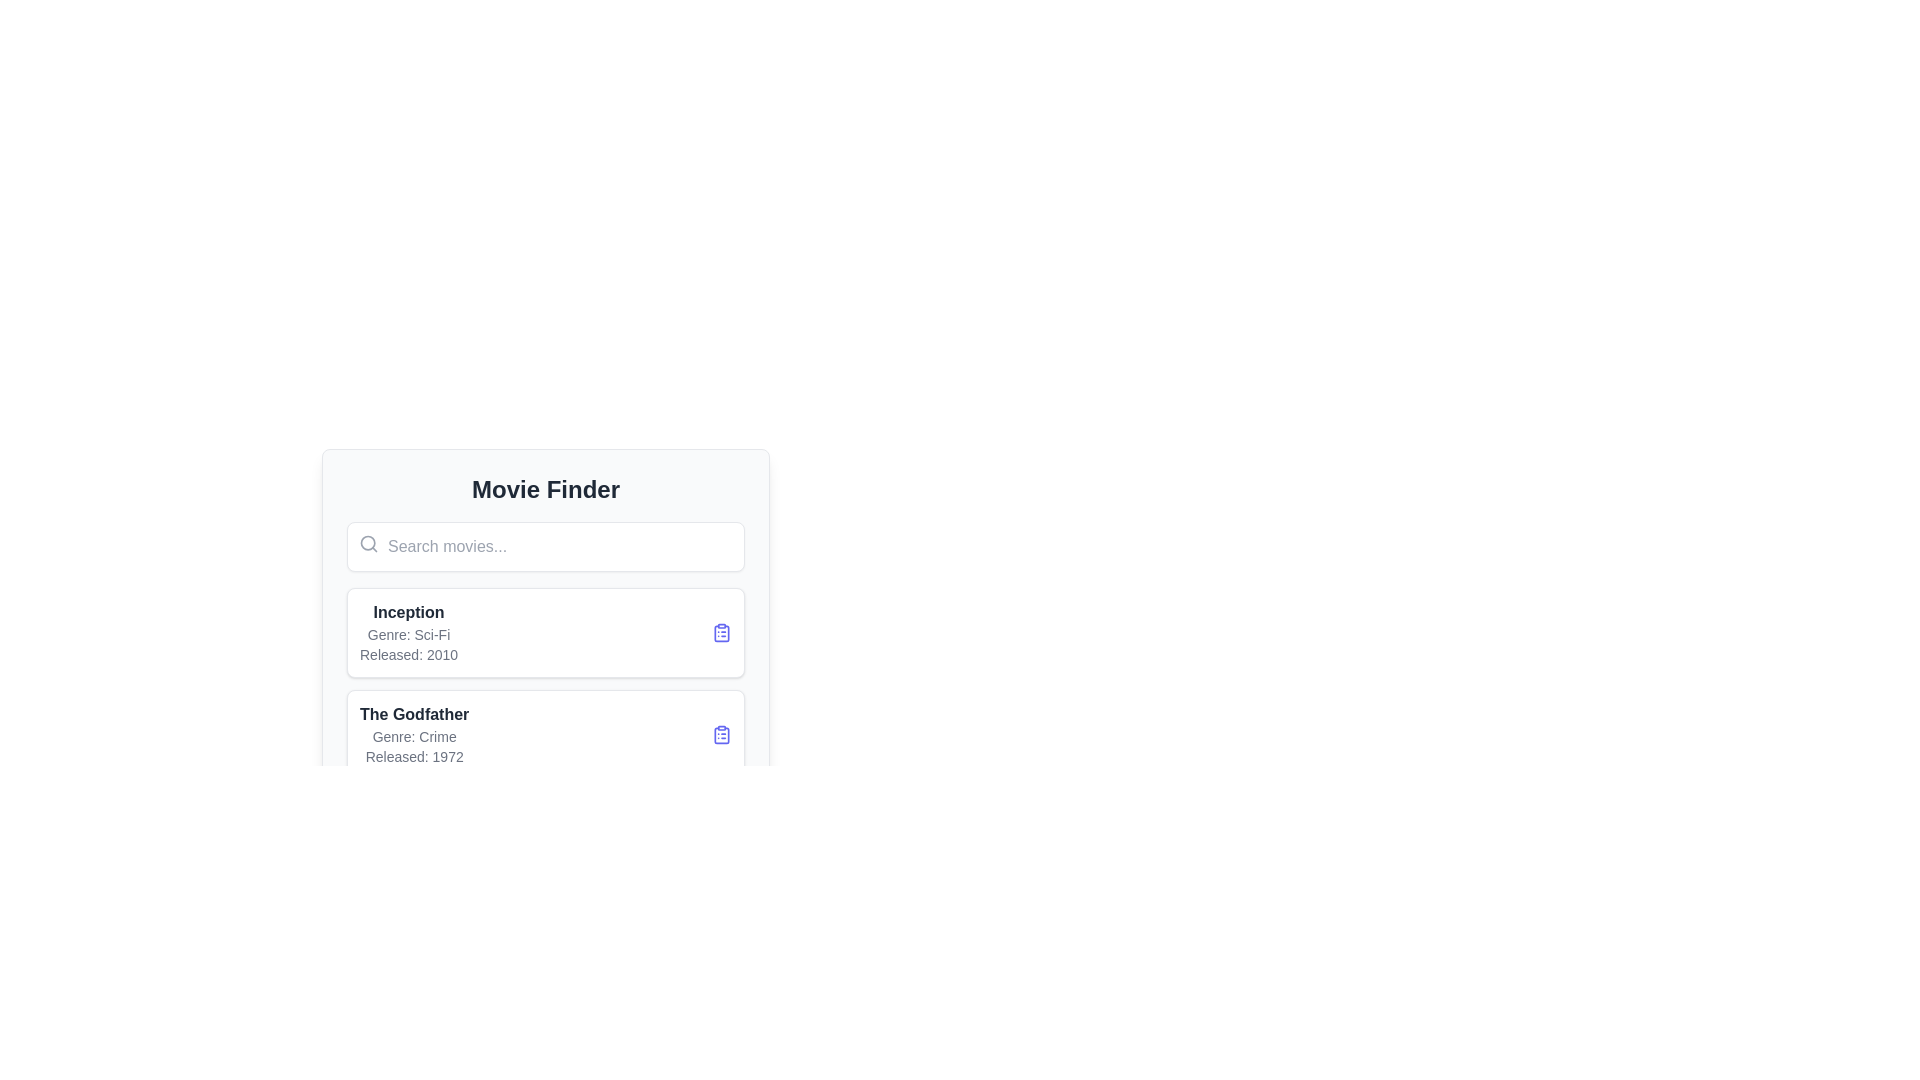 The width and height of the screenshot is (1920, 1080). I want to click on the text label displaying 'Inception' which is positioned at the top of the movie details card, so click(407, 612).